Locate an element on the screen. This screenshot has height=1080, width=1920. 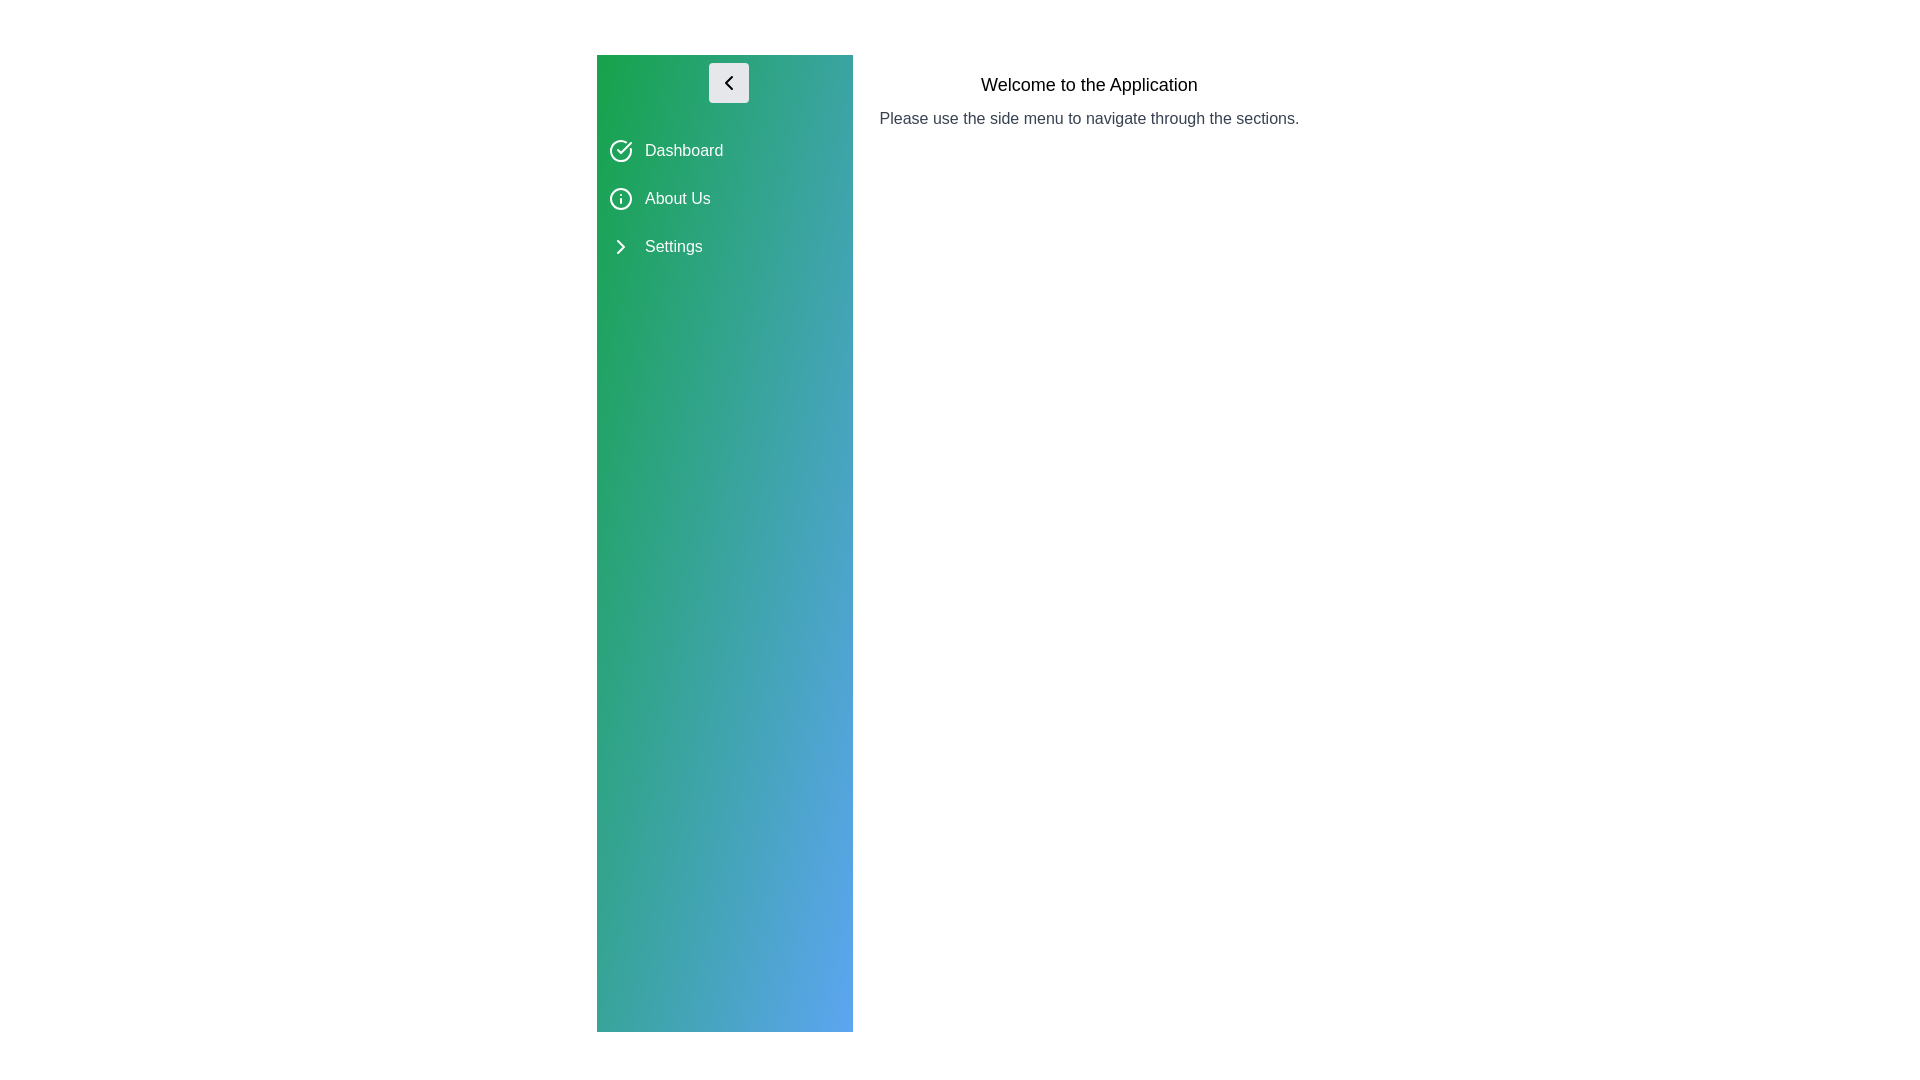
the menu item Dashboard is located at coordinates (723, 149).